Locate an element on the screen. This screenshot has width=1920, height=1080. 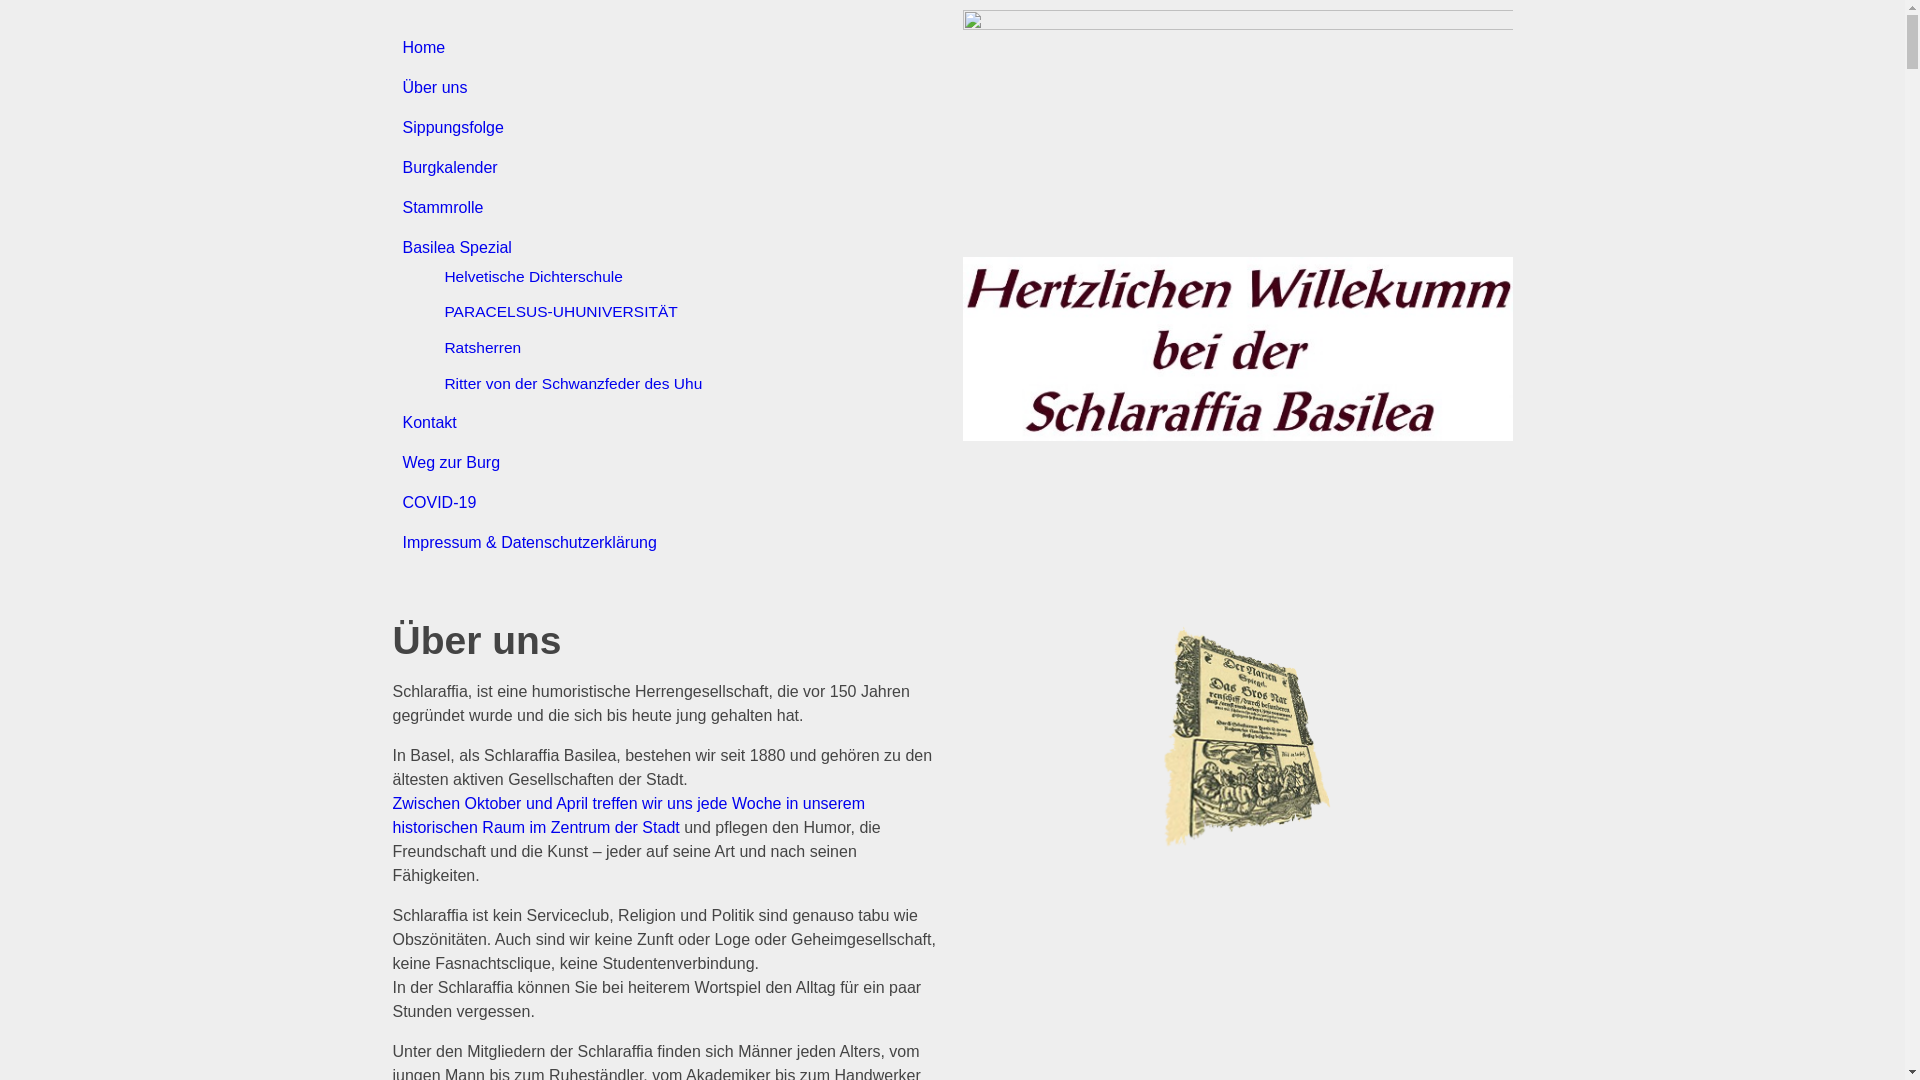
'Home' is located at coordinates (422, 46).